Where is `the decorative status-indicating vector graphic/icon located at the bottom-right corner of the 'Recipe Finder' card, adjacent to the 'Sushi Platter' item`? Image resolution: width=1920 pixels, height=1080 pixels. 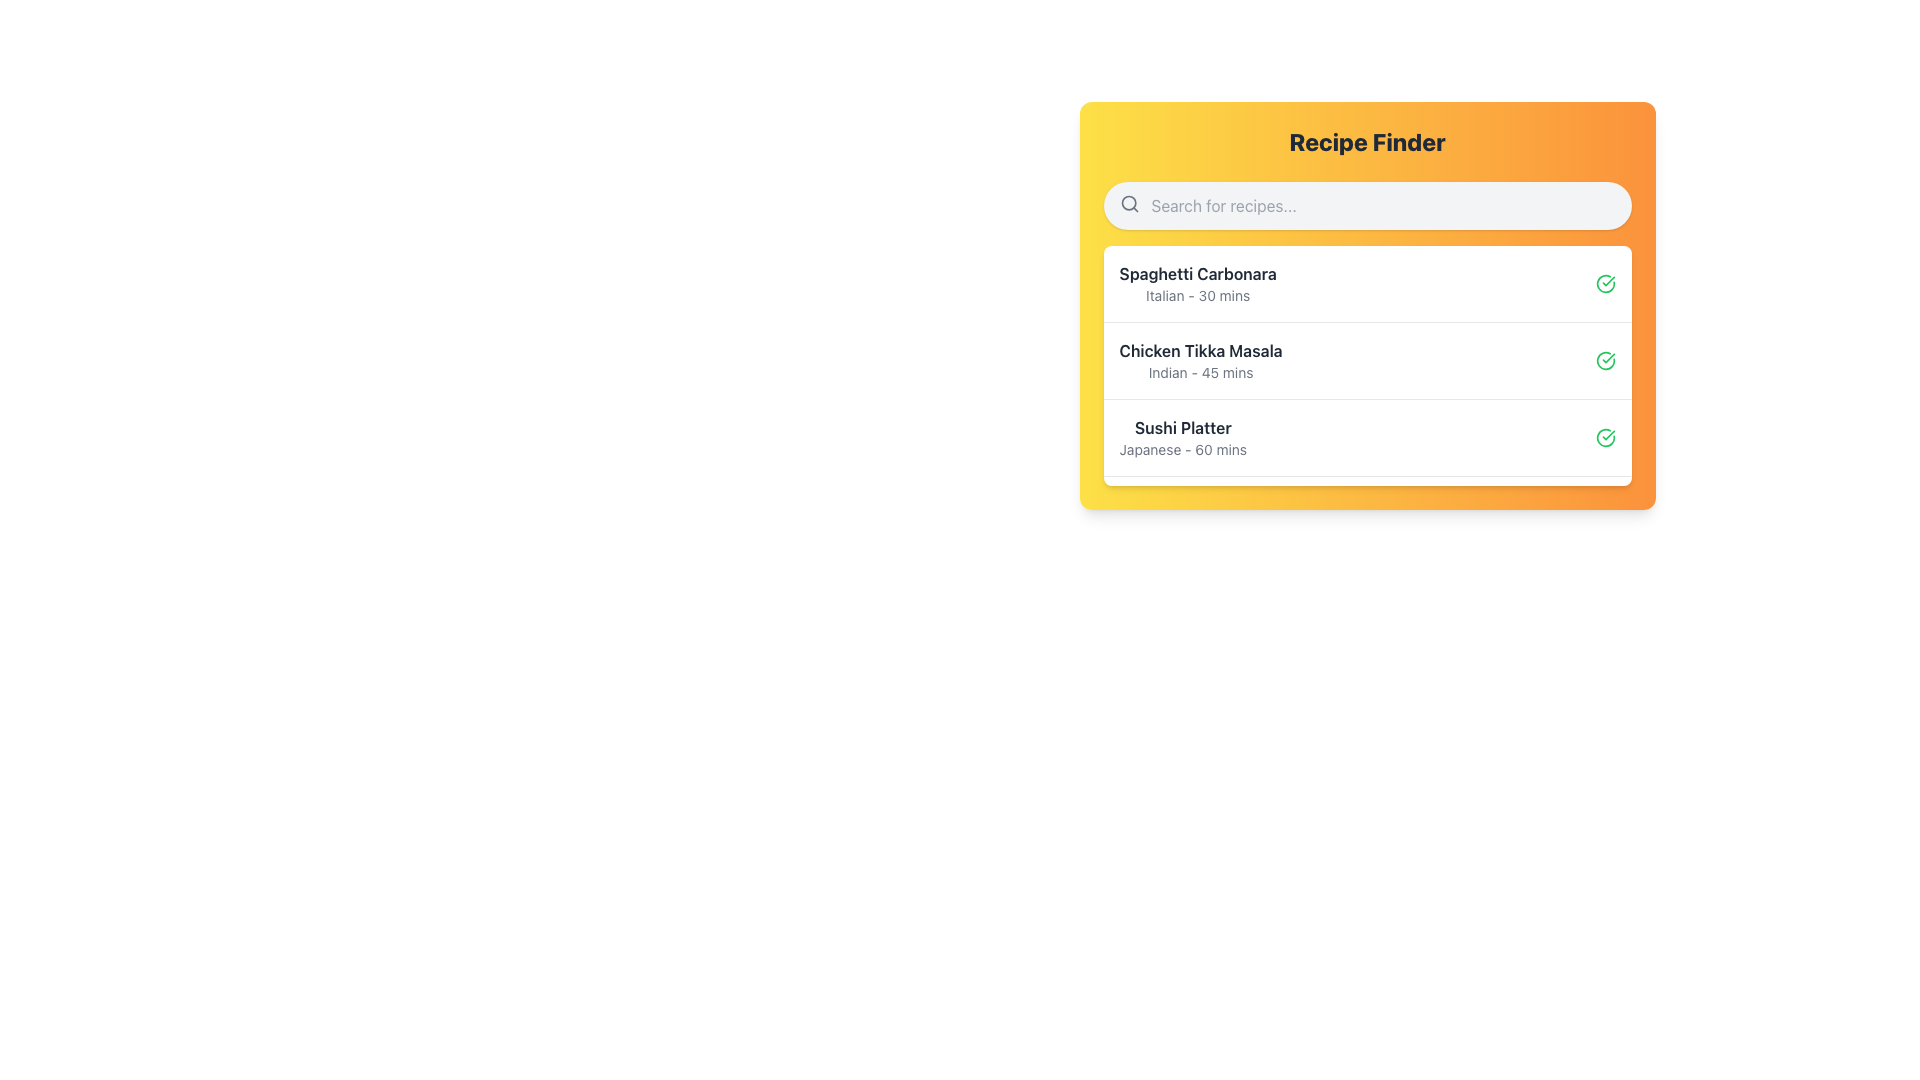
the decorative status-indicating vector graphic/icon located at the bottom-right corner of the 'Recipe Finder' card, adjacent to the 'Sushi Platter' item is located at coordinates (1605, 514).